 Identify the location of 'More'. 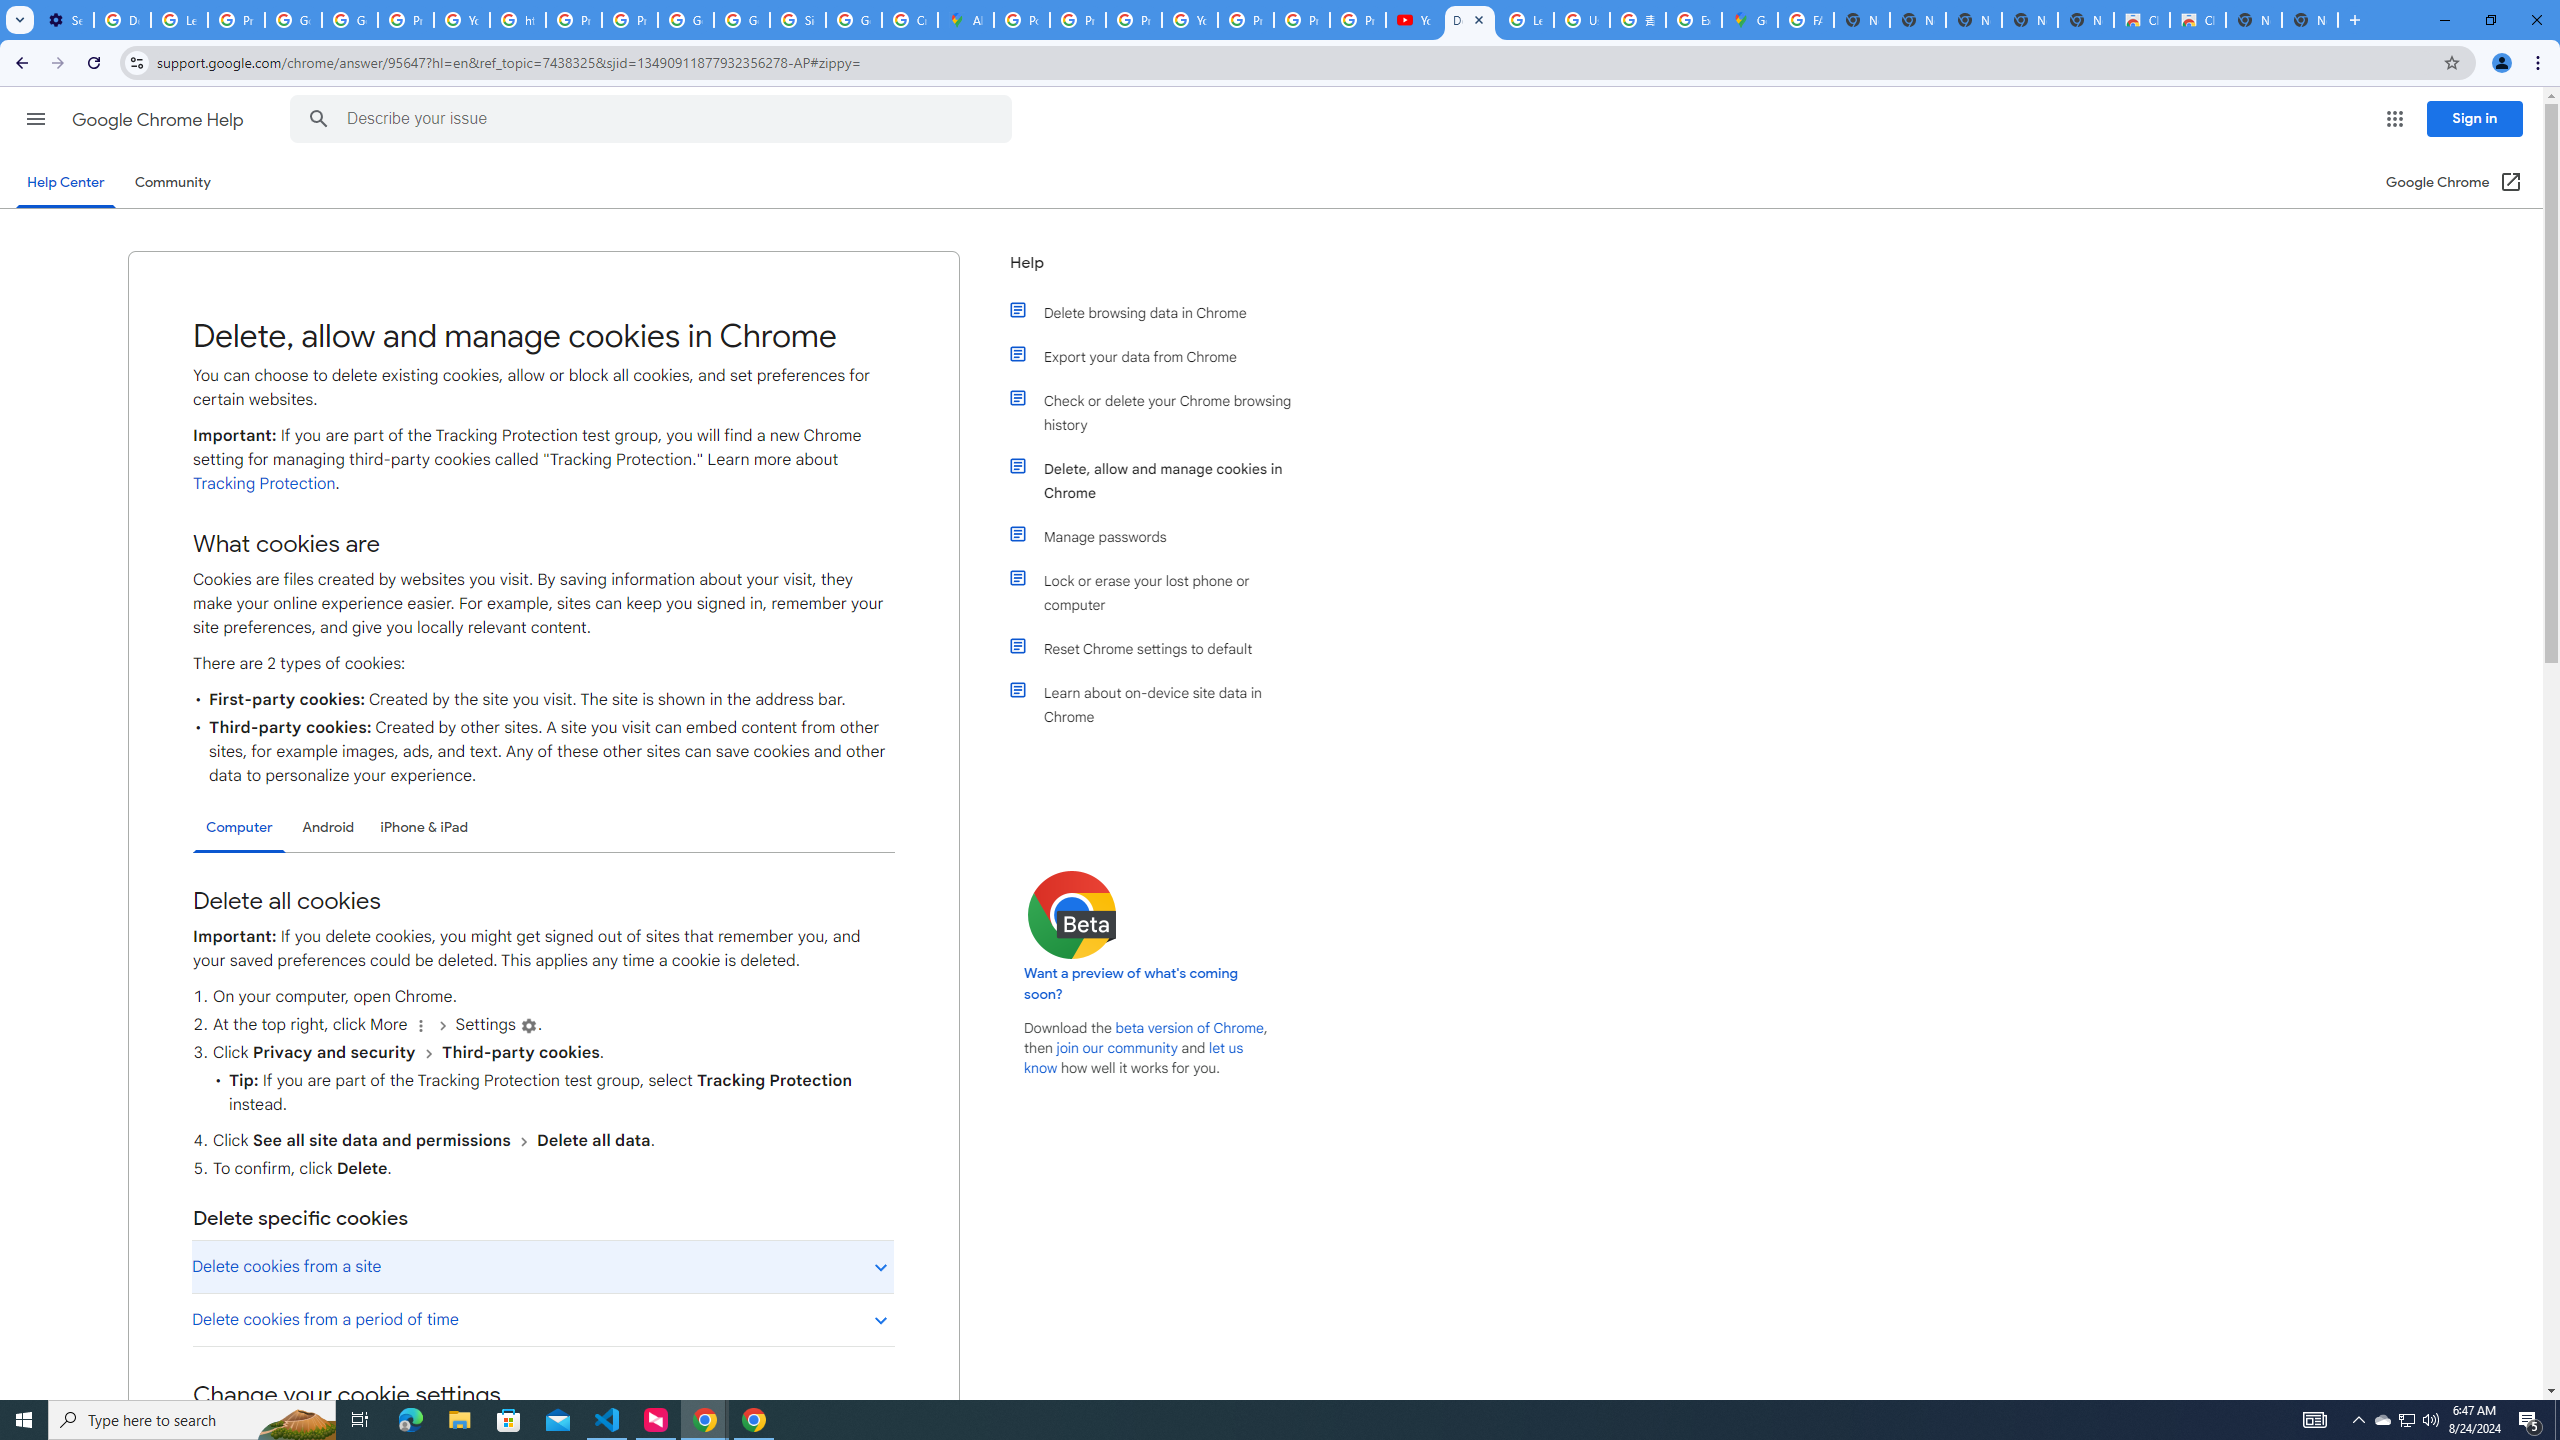
(420, 1026).